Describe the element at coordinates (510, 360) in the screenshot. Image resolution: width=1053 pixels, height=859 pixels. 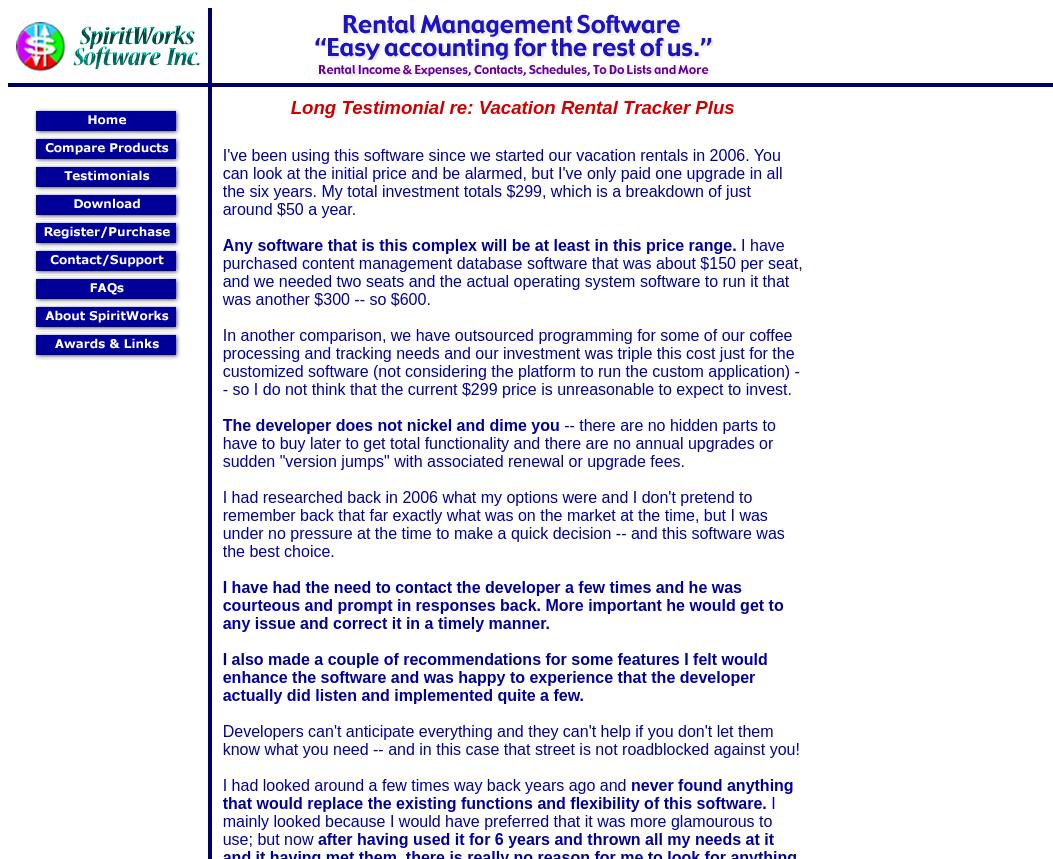
I see `'In another comparison, we have outsourced programming for some of our coffee processing and tracking needs and our investment was triple this cost just for the customized software (not considering the platform to run the custom application) -- so I do not think that the current $299 price is unreasonable to expect to invest.'` at that location.